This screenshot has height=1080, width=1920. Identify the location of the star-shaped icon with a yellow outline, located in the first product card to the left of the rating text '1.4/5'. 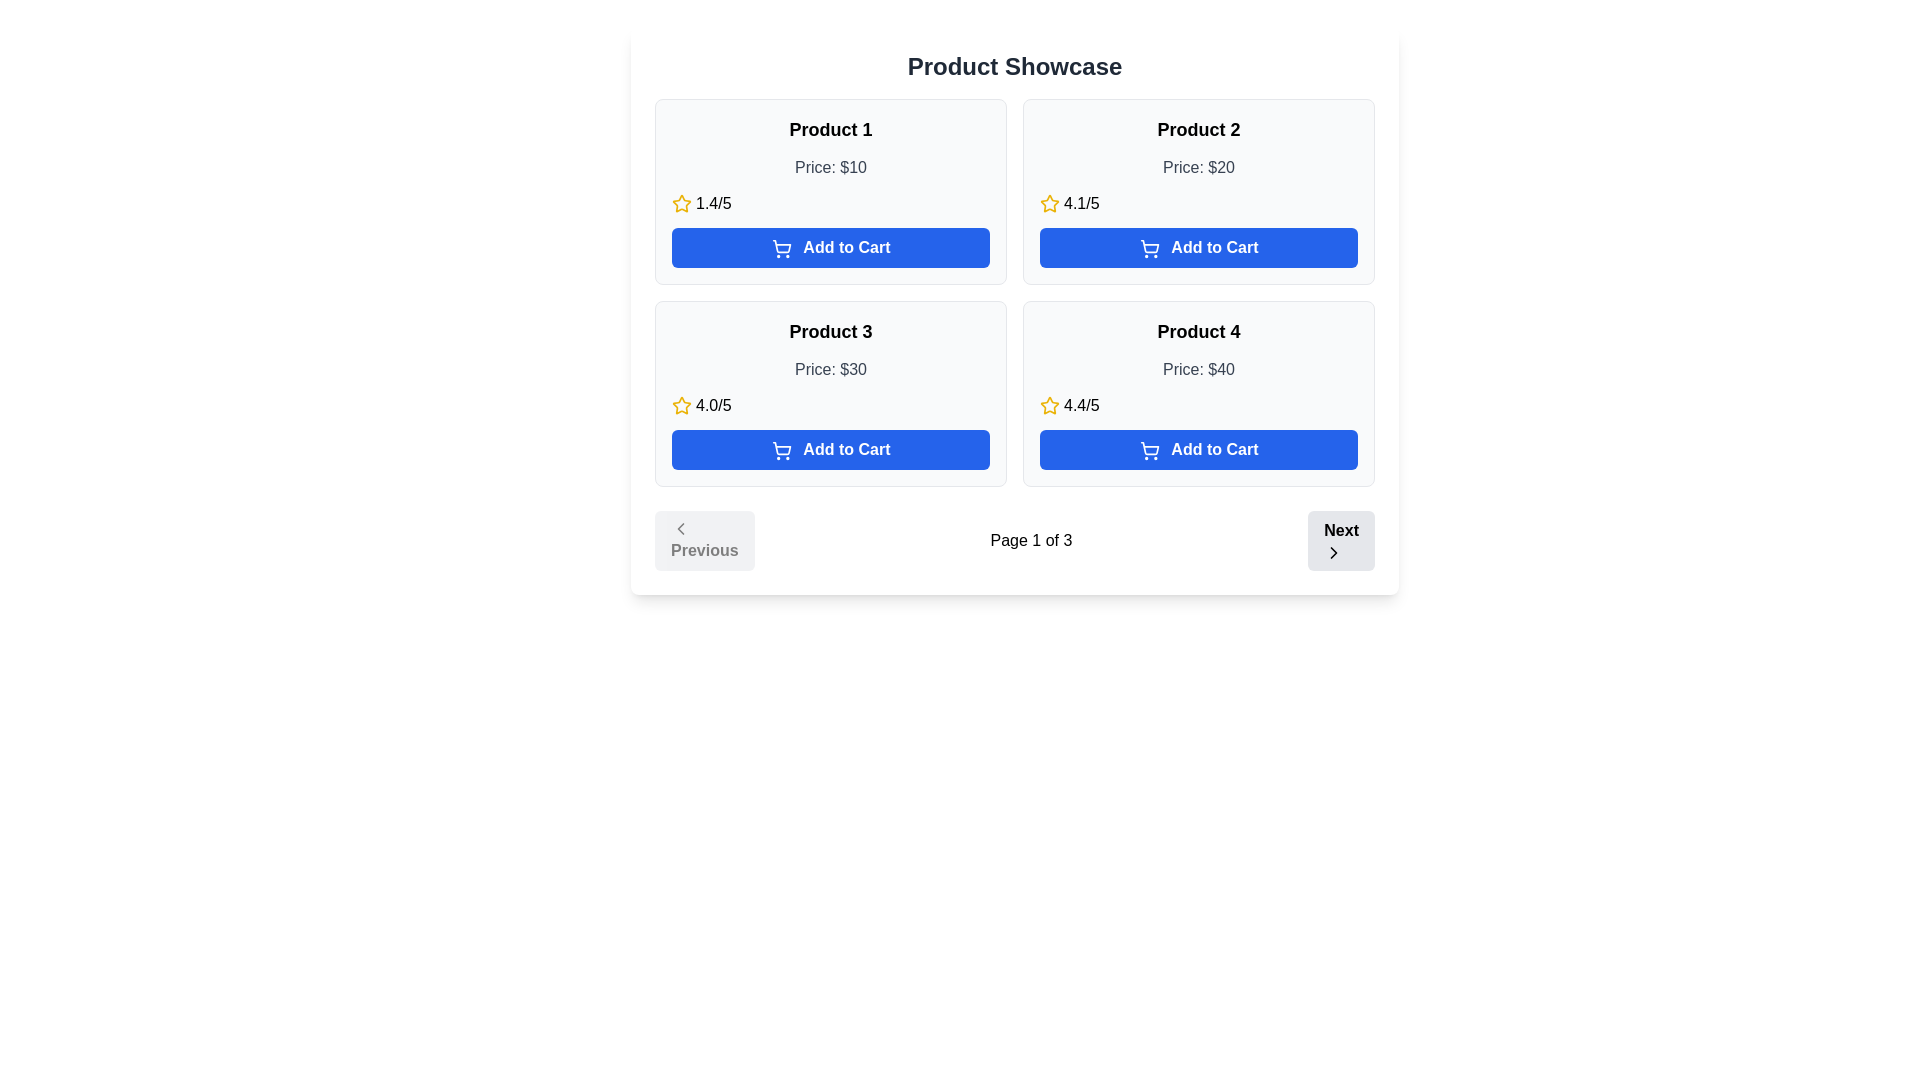
(681, 203).